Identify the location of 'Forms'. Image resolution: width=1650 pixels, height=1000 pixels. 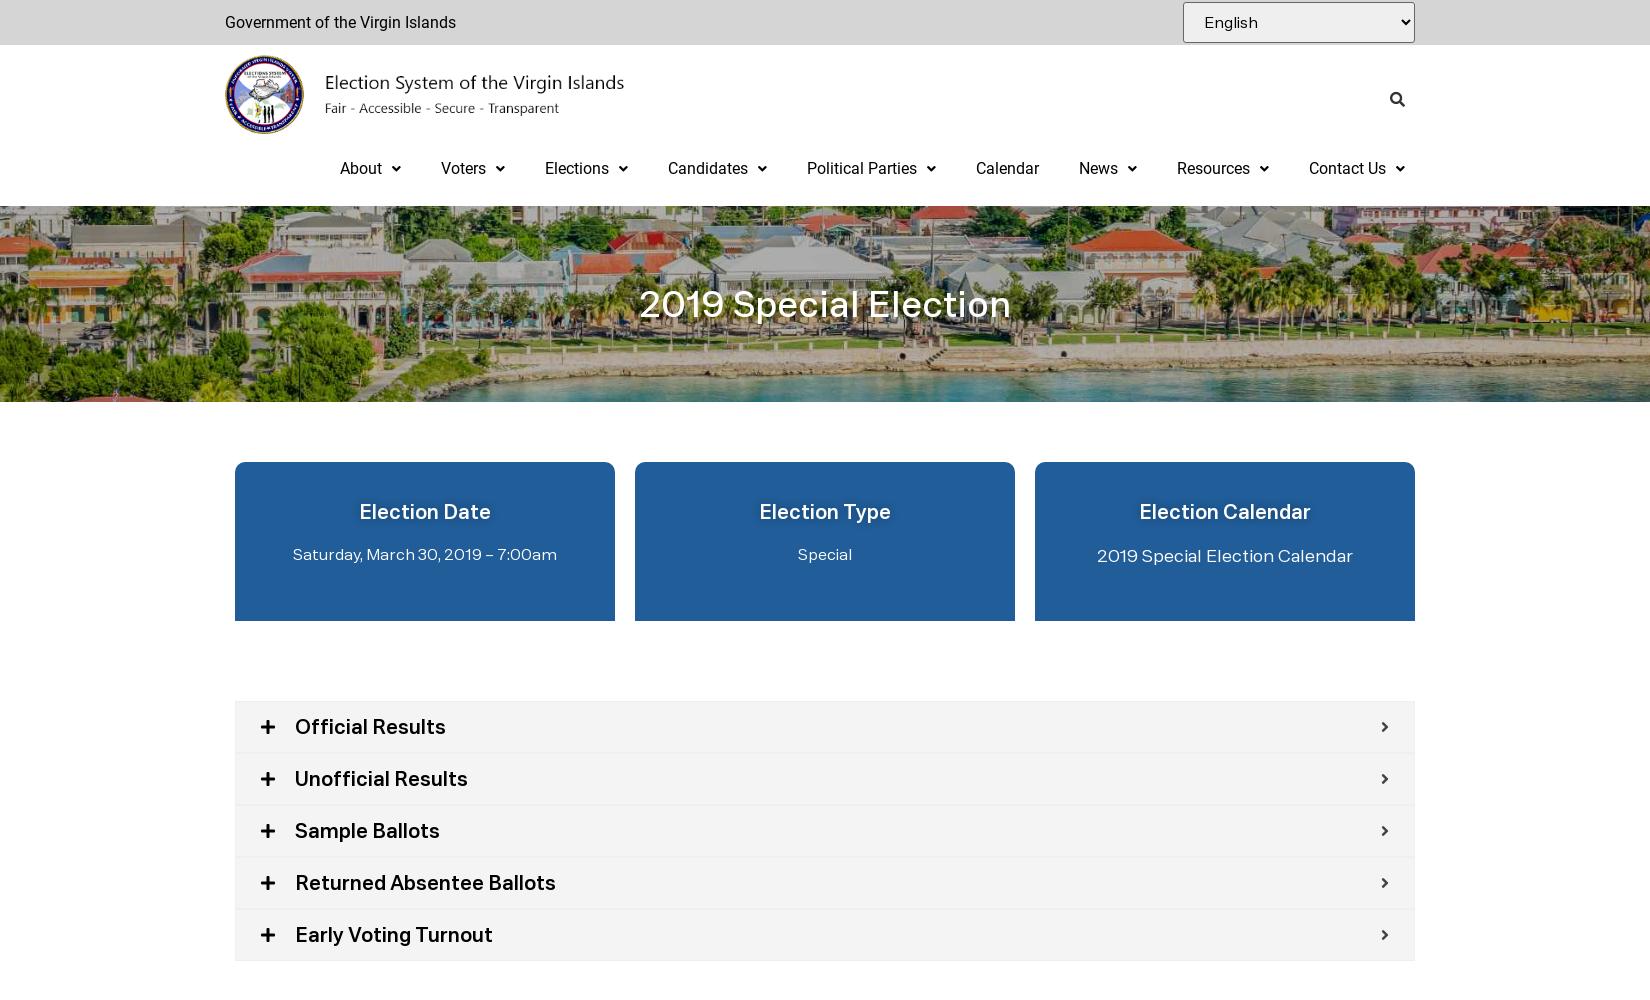
(1199, 239).